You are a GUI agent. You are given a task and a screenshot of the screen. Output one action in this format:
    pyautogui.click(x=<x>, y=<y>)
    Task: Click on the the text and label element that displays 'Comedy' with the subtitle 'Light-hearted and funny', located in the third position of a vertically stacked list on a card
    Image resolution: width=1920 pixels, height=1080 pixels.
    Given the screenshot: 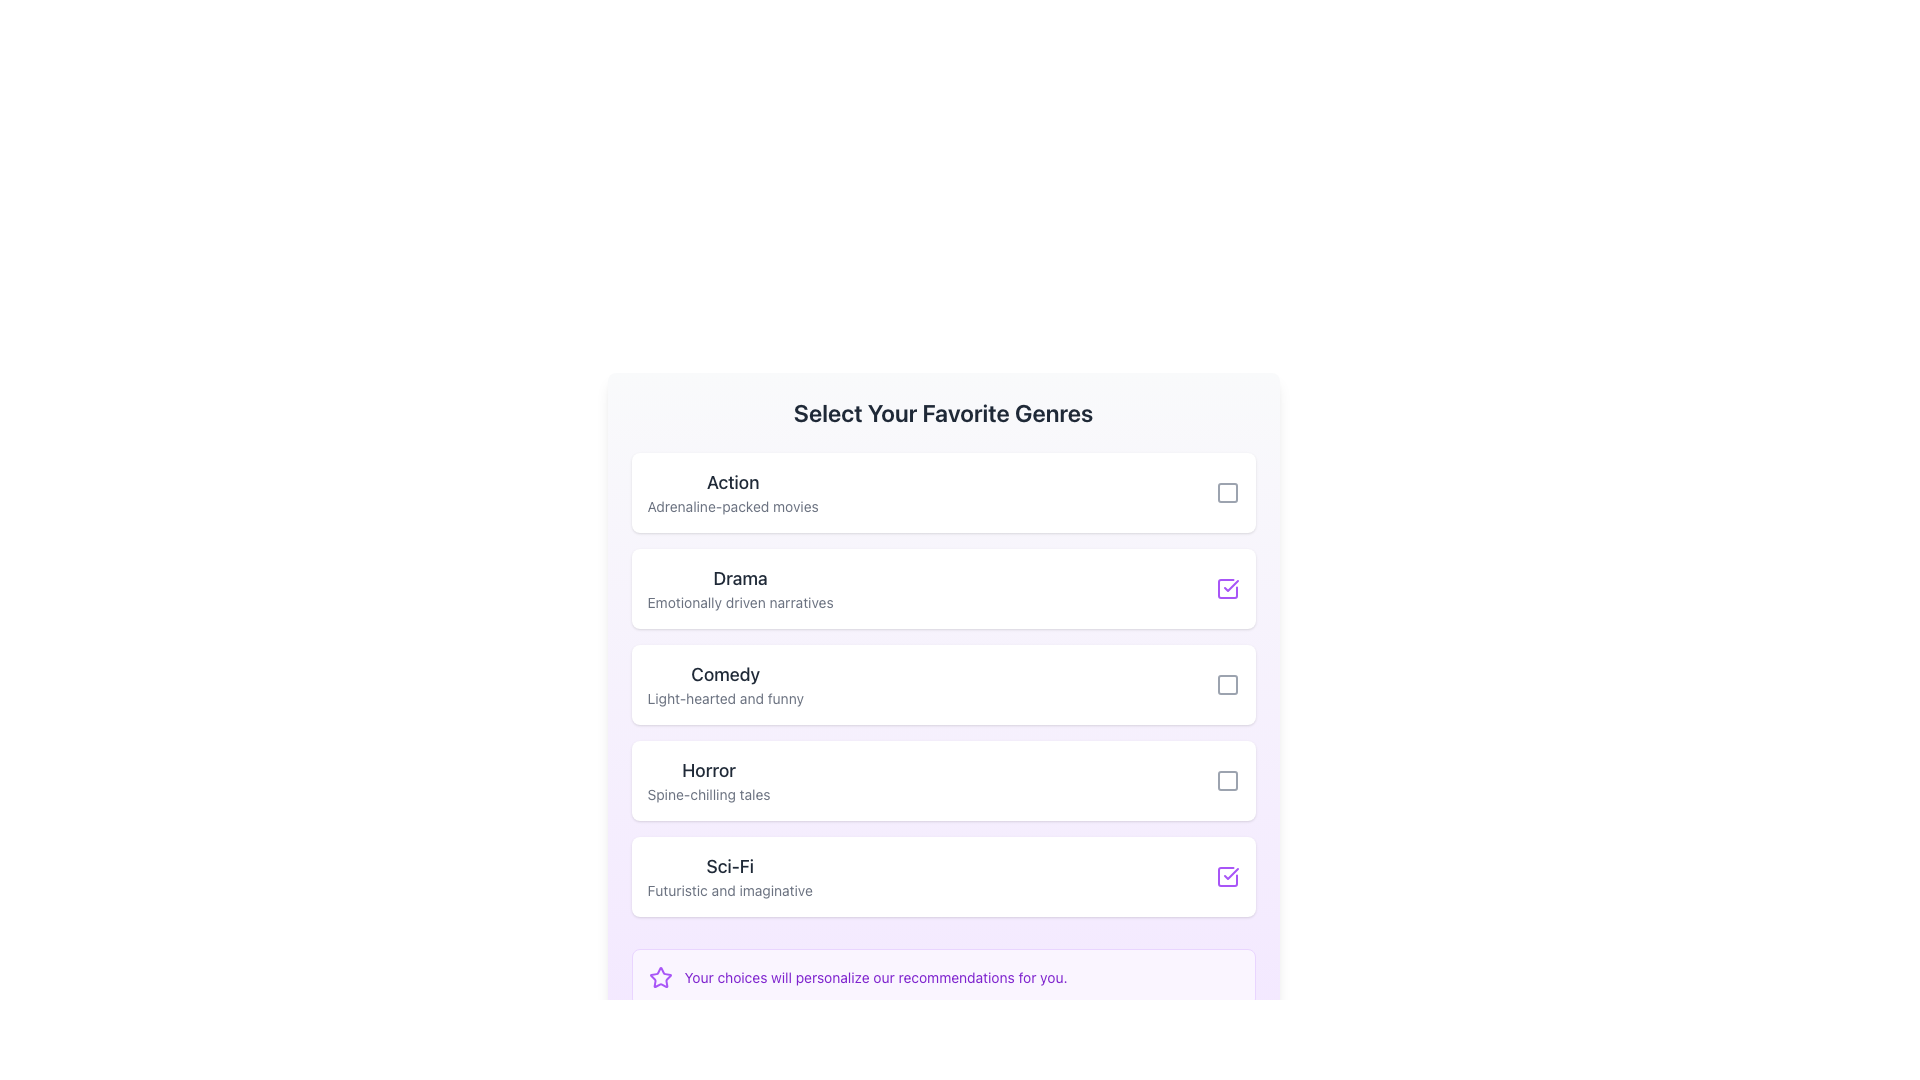 What is the action you would take?
    pyautogui.click(x=724, y=684)
    